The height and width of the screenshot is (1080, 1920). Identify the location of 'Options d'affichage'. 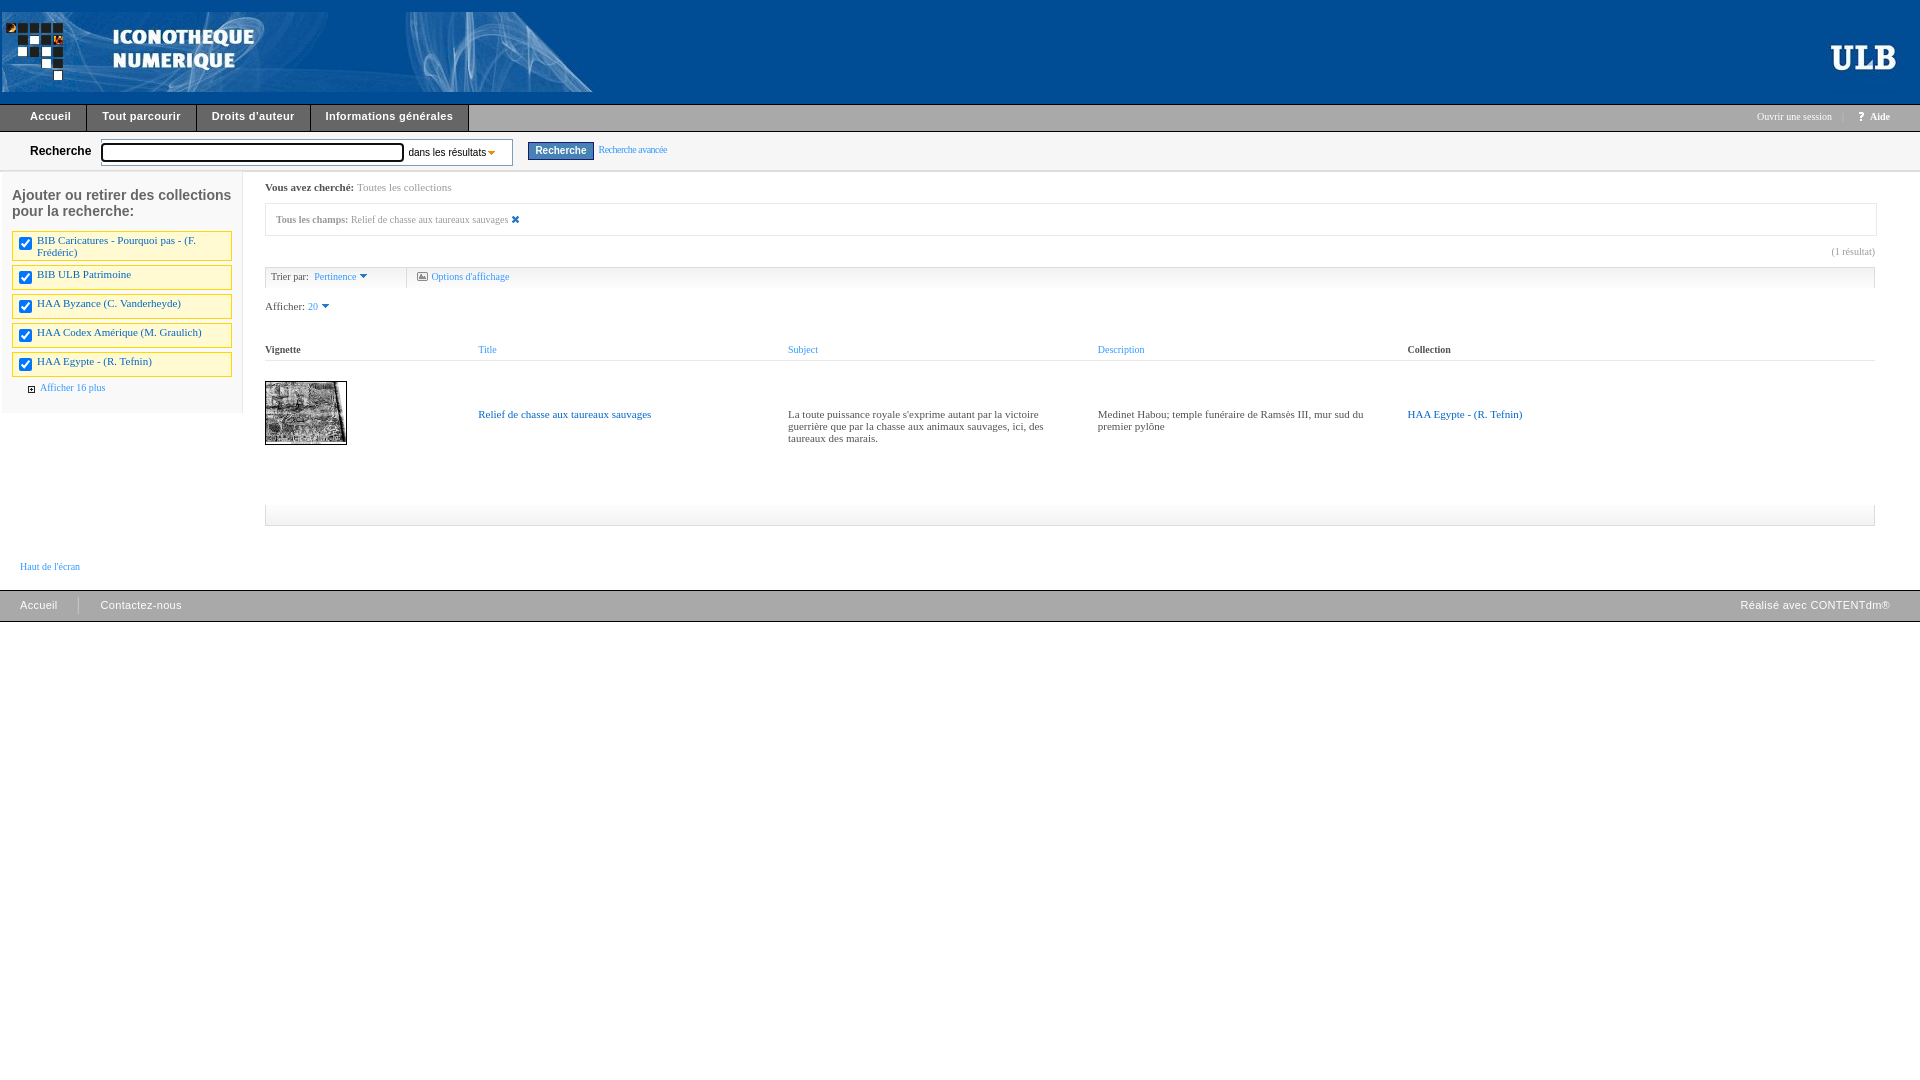
(460, 276).